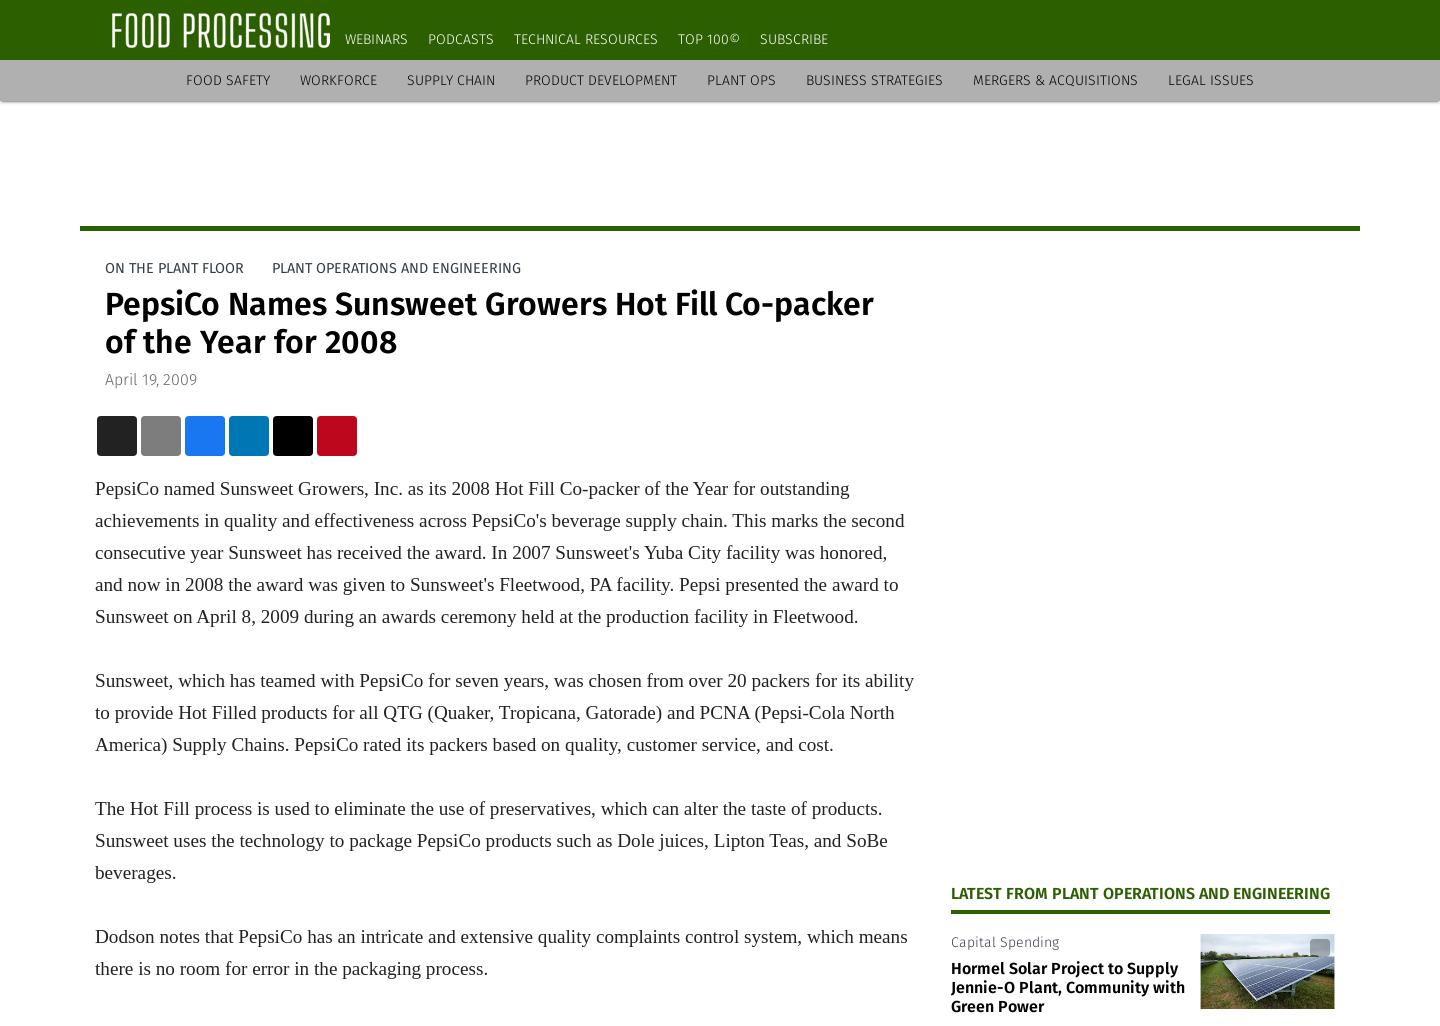  Describe the element at coordinates (150, 377) in the screenshot. I see `'April 19, 2009'` at that location.